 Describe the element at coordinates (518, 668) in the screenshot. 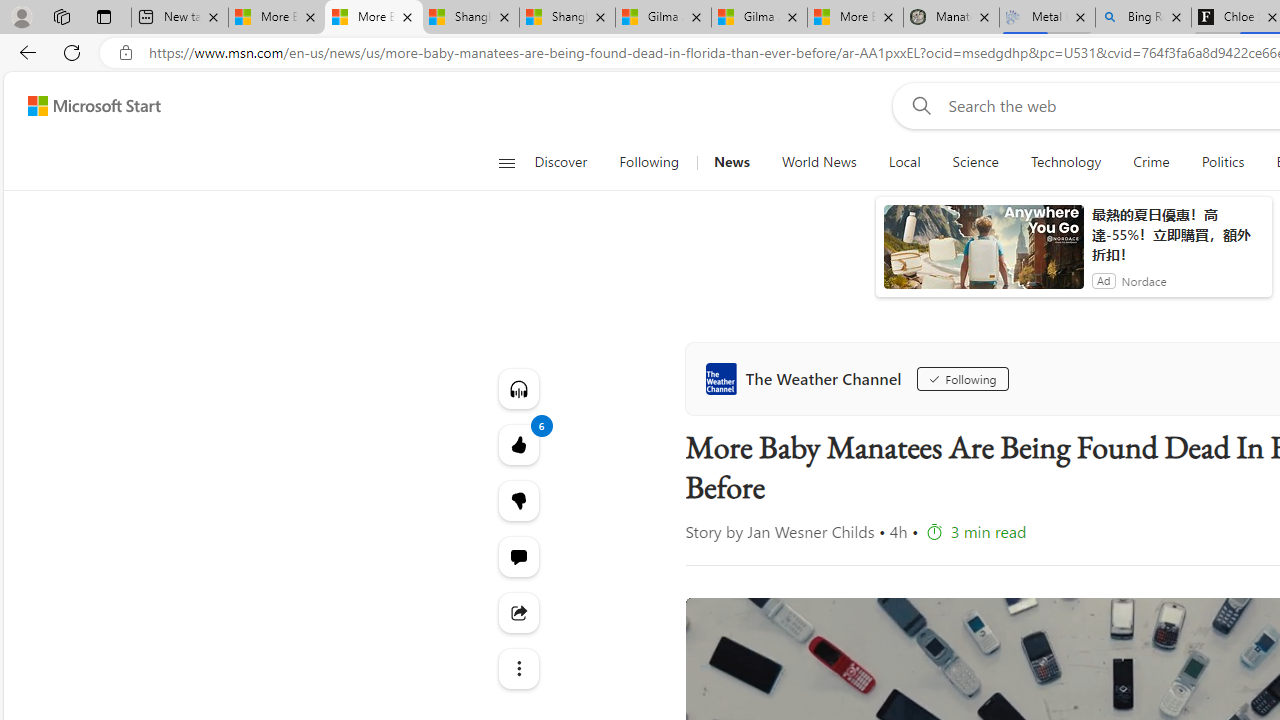

I see `'See more'` at that location.